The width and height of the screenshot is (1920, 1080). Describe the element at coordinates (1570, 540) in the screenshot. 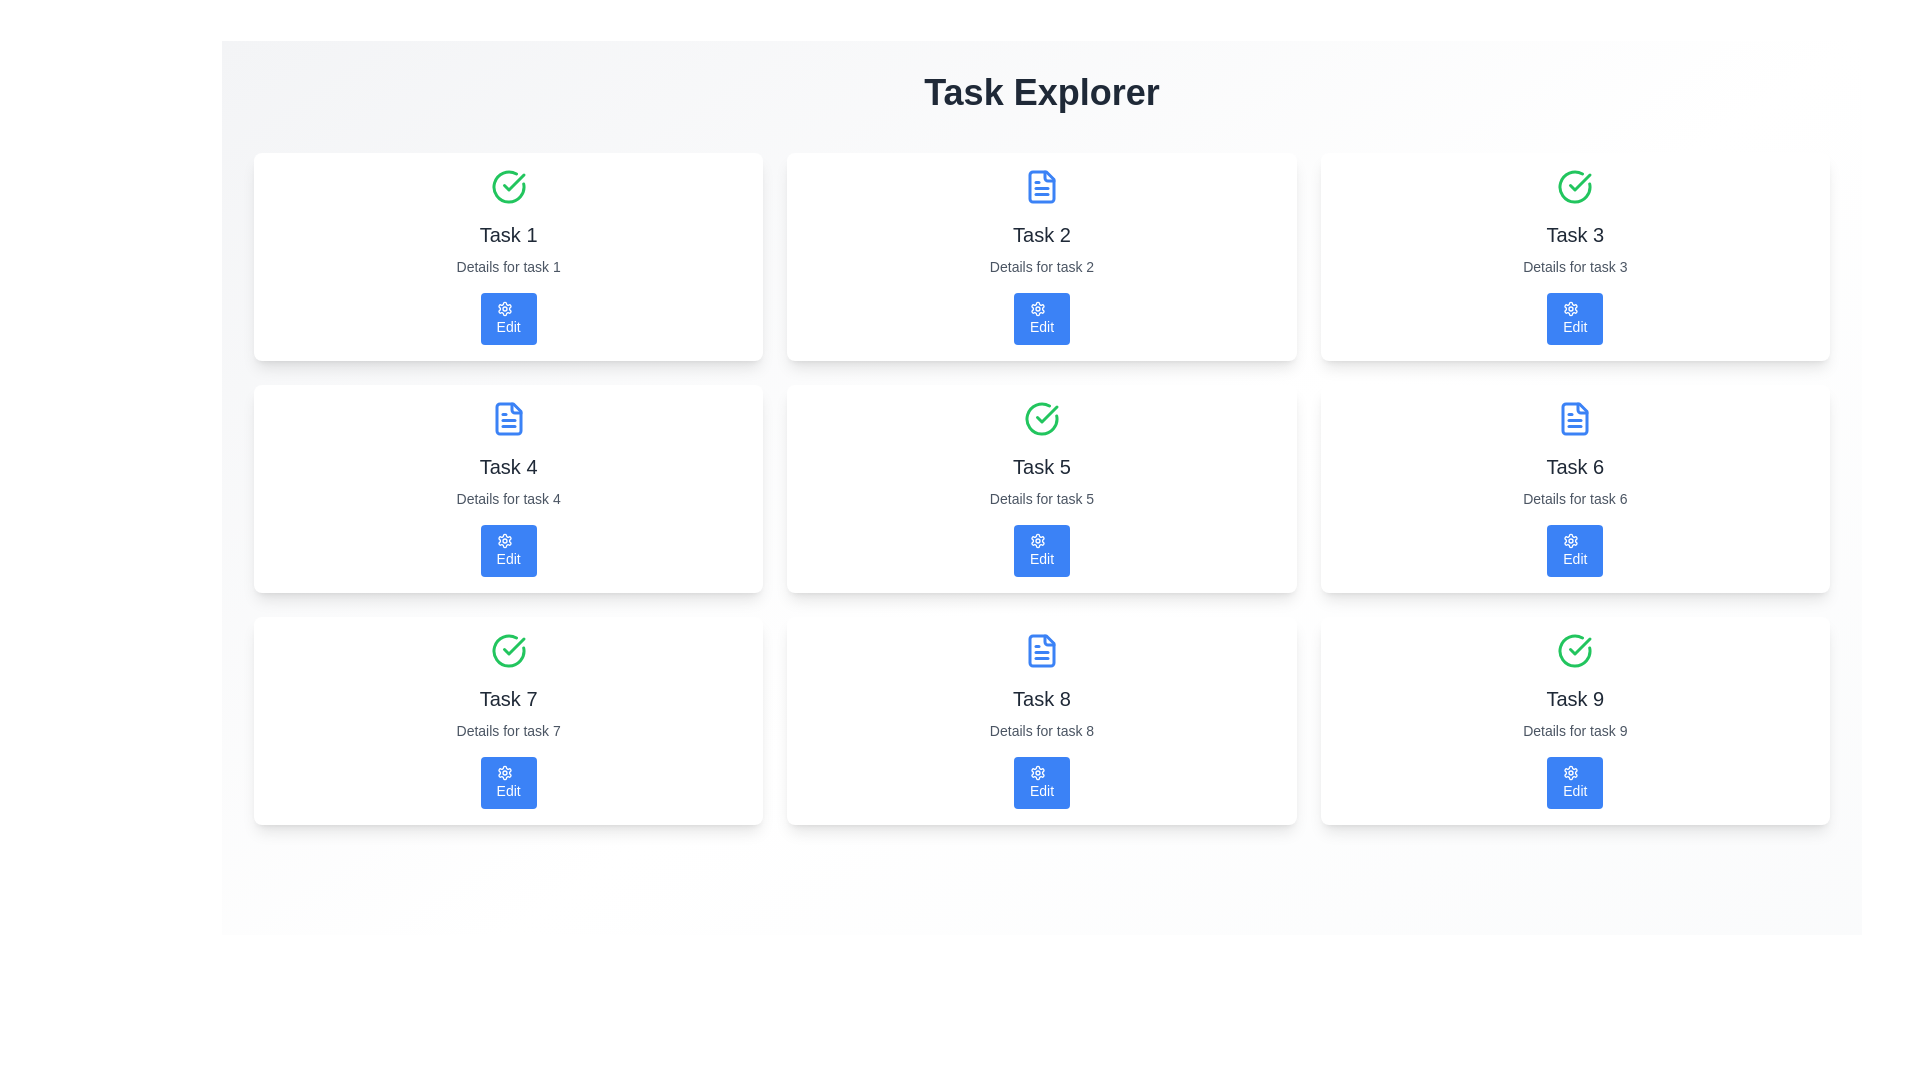

I see `the settings icon component located below the 'Task 6' text in the third row, middle column of the grid` at that location.